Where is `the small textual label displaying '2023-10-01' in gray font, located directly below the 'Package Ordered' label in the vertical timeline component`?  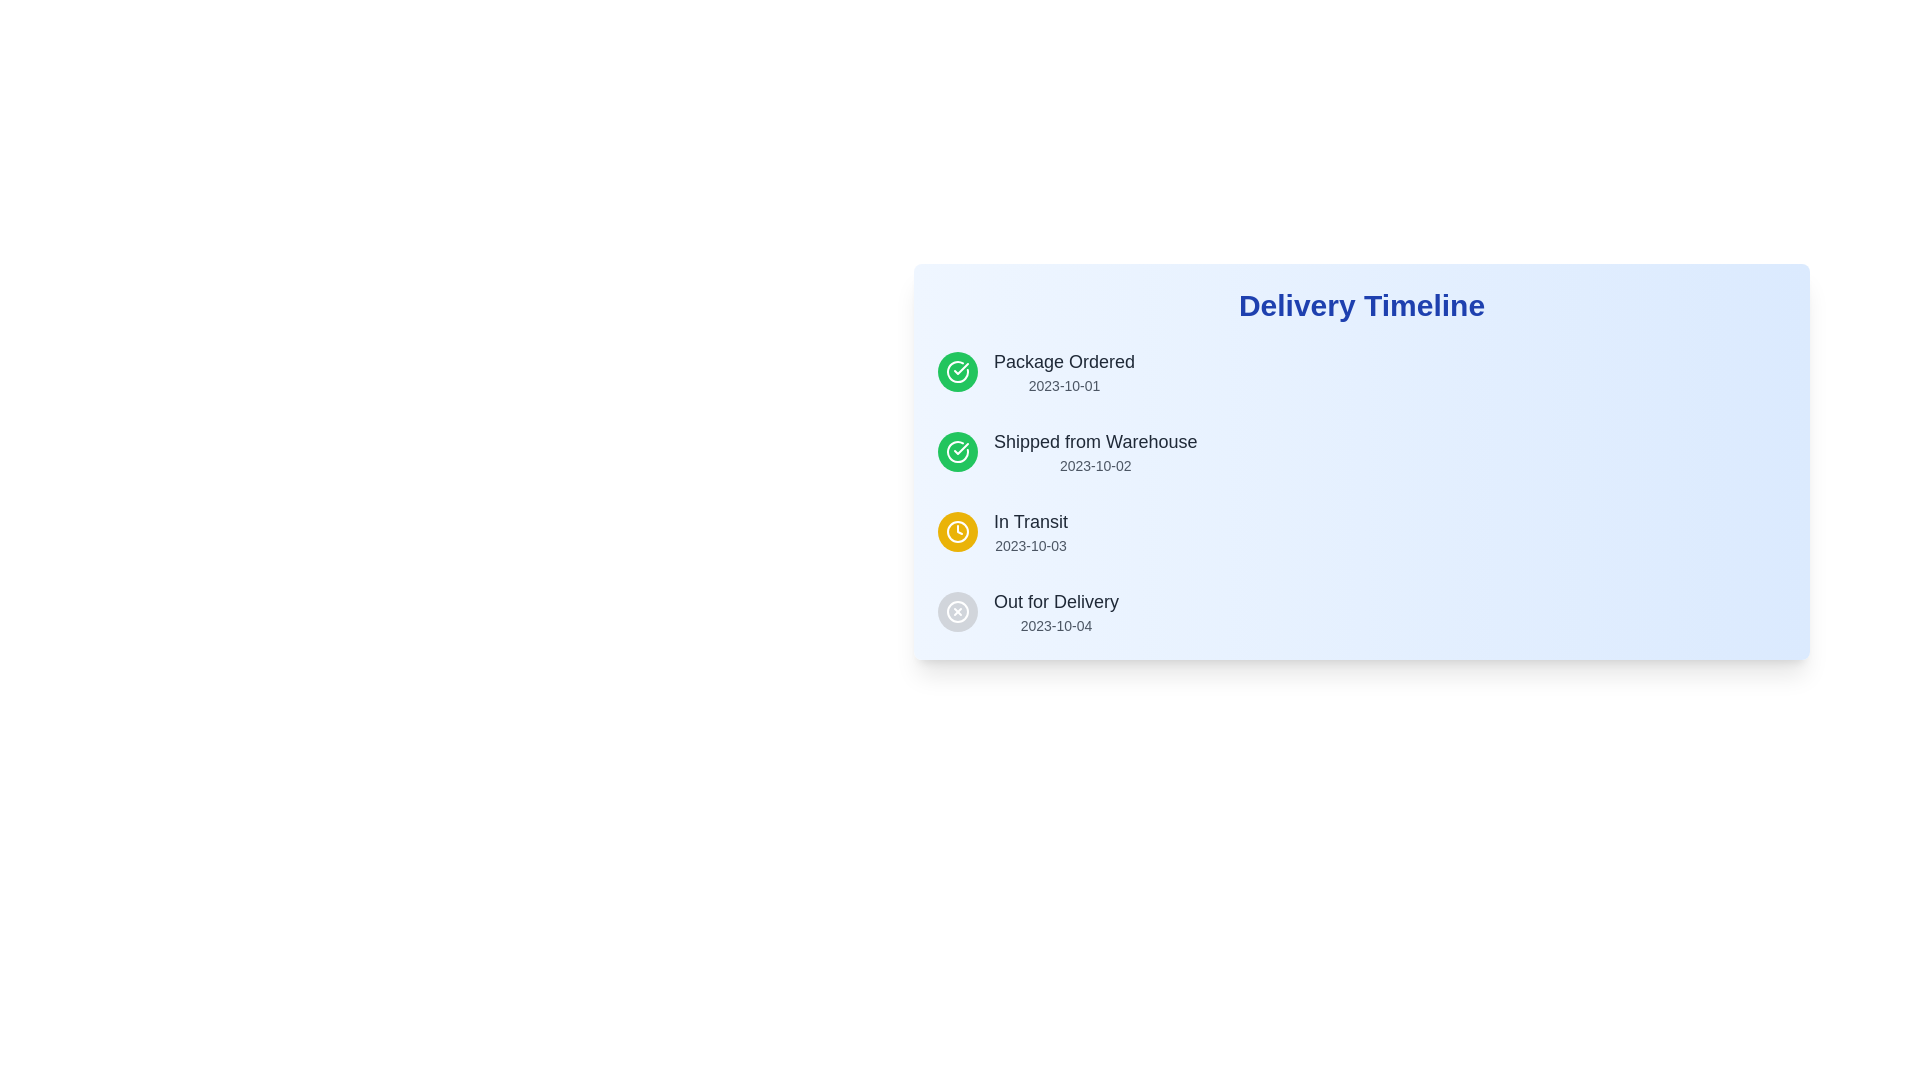
the small textual label displaying '2023-10-01' in gray font, located directly below the 'Package Ordered' label in the vertical timeline component is located at coordinates (1063, 385).